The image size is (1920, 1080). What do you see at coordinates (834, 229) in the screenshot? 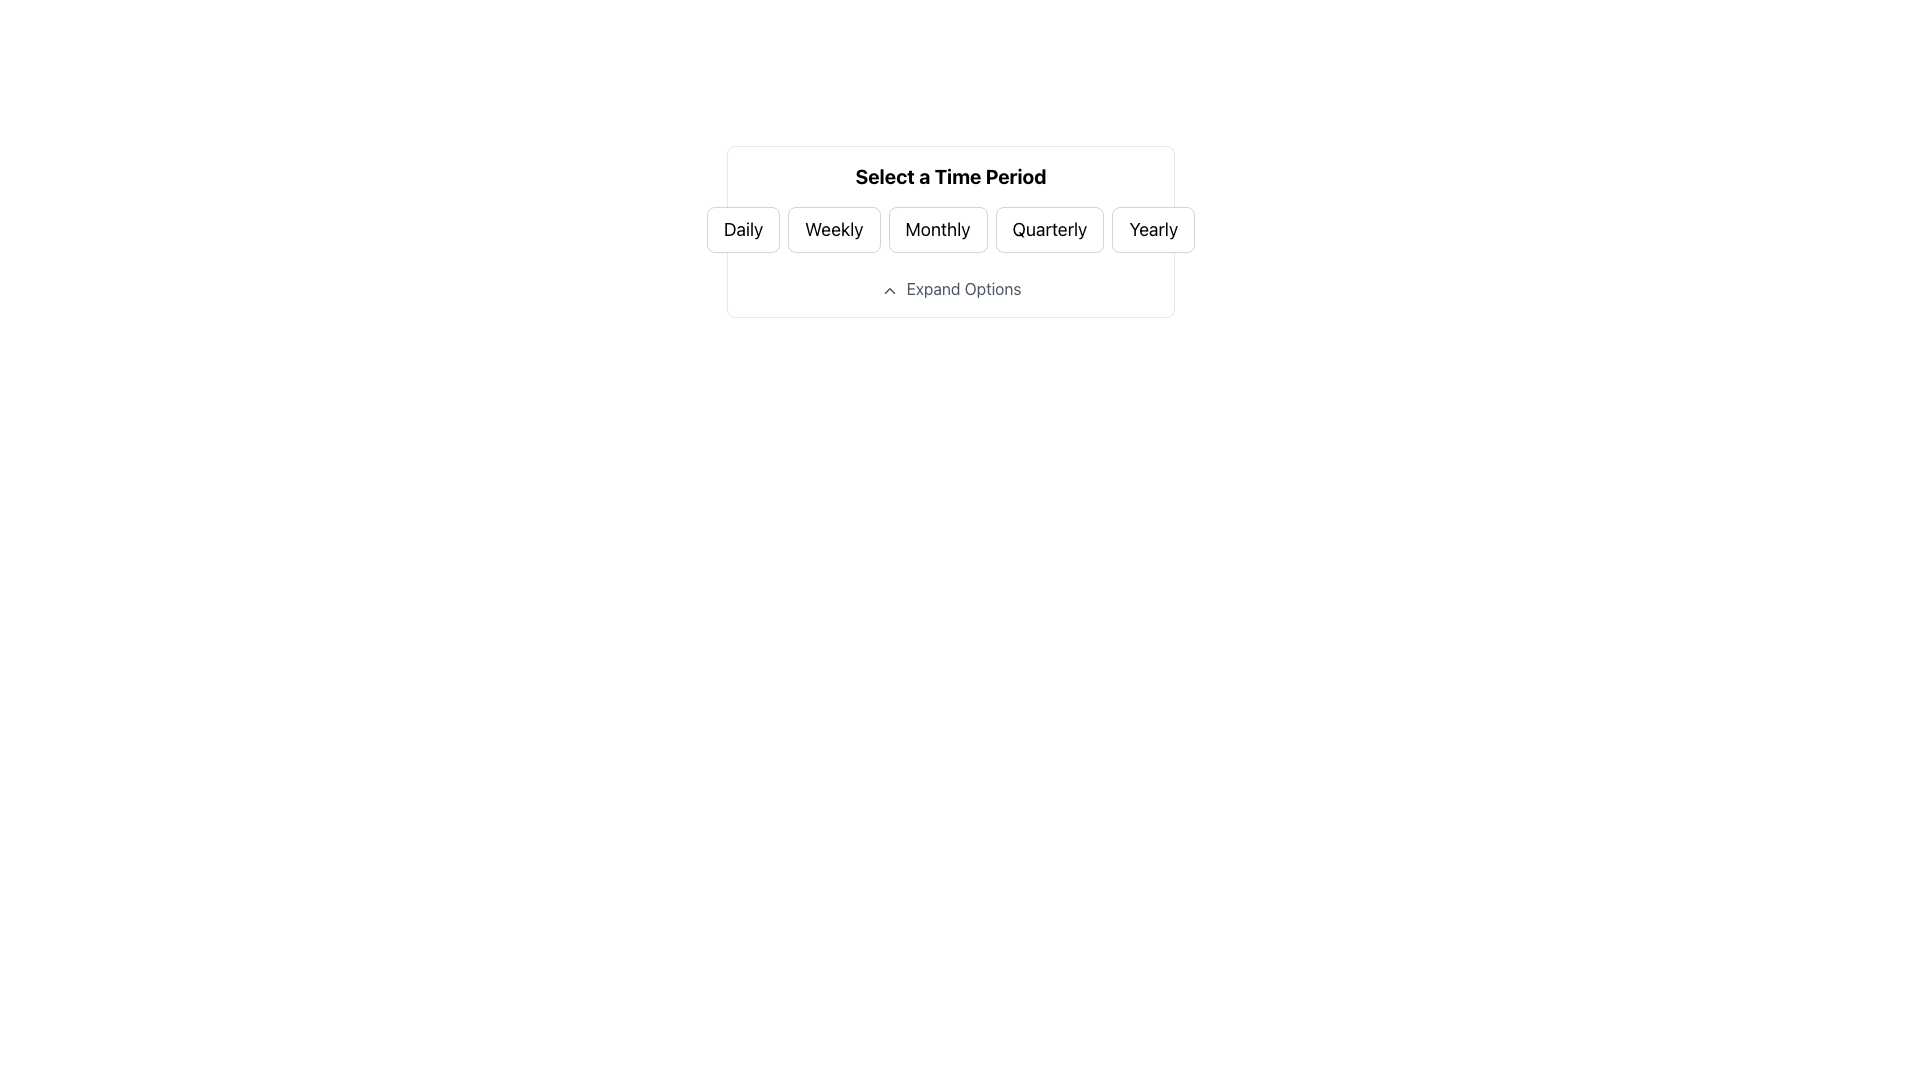
I see `the 'Weekly' button, which is a rectangular button with a white background and black text, located between 'Daily' and 'Monthly'` at bounding box center [834, 229].